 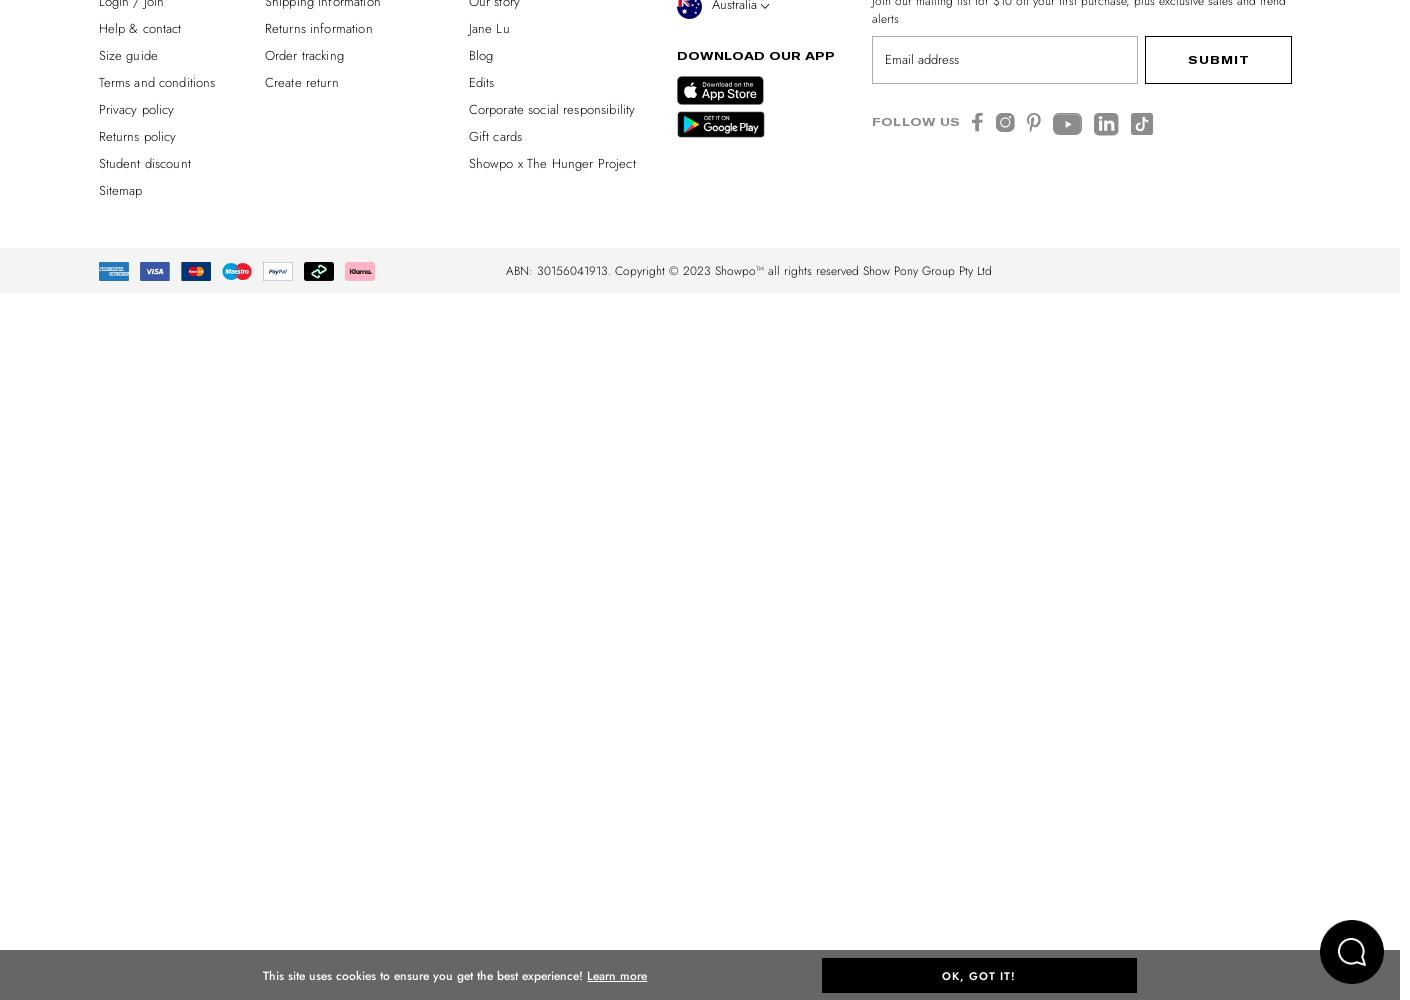 I want to click on 'Showpo x The Hunger Project', so click(x=551, y=162).